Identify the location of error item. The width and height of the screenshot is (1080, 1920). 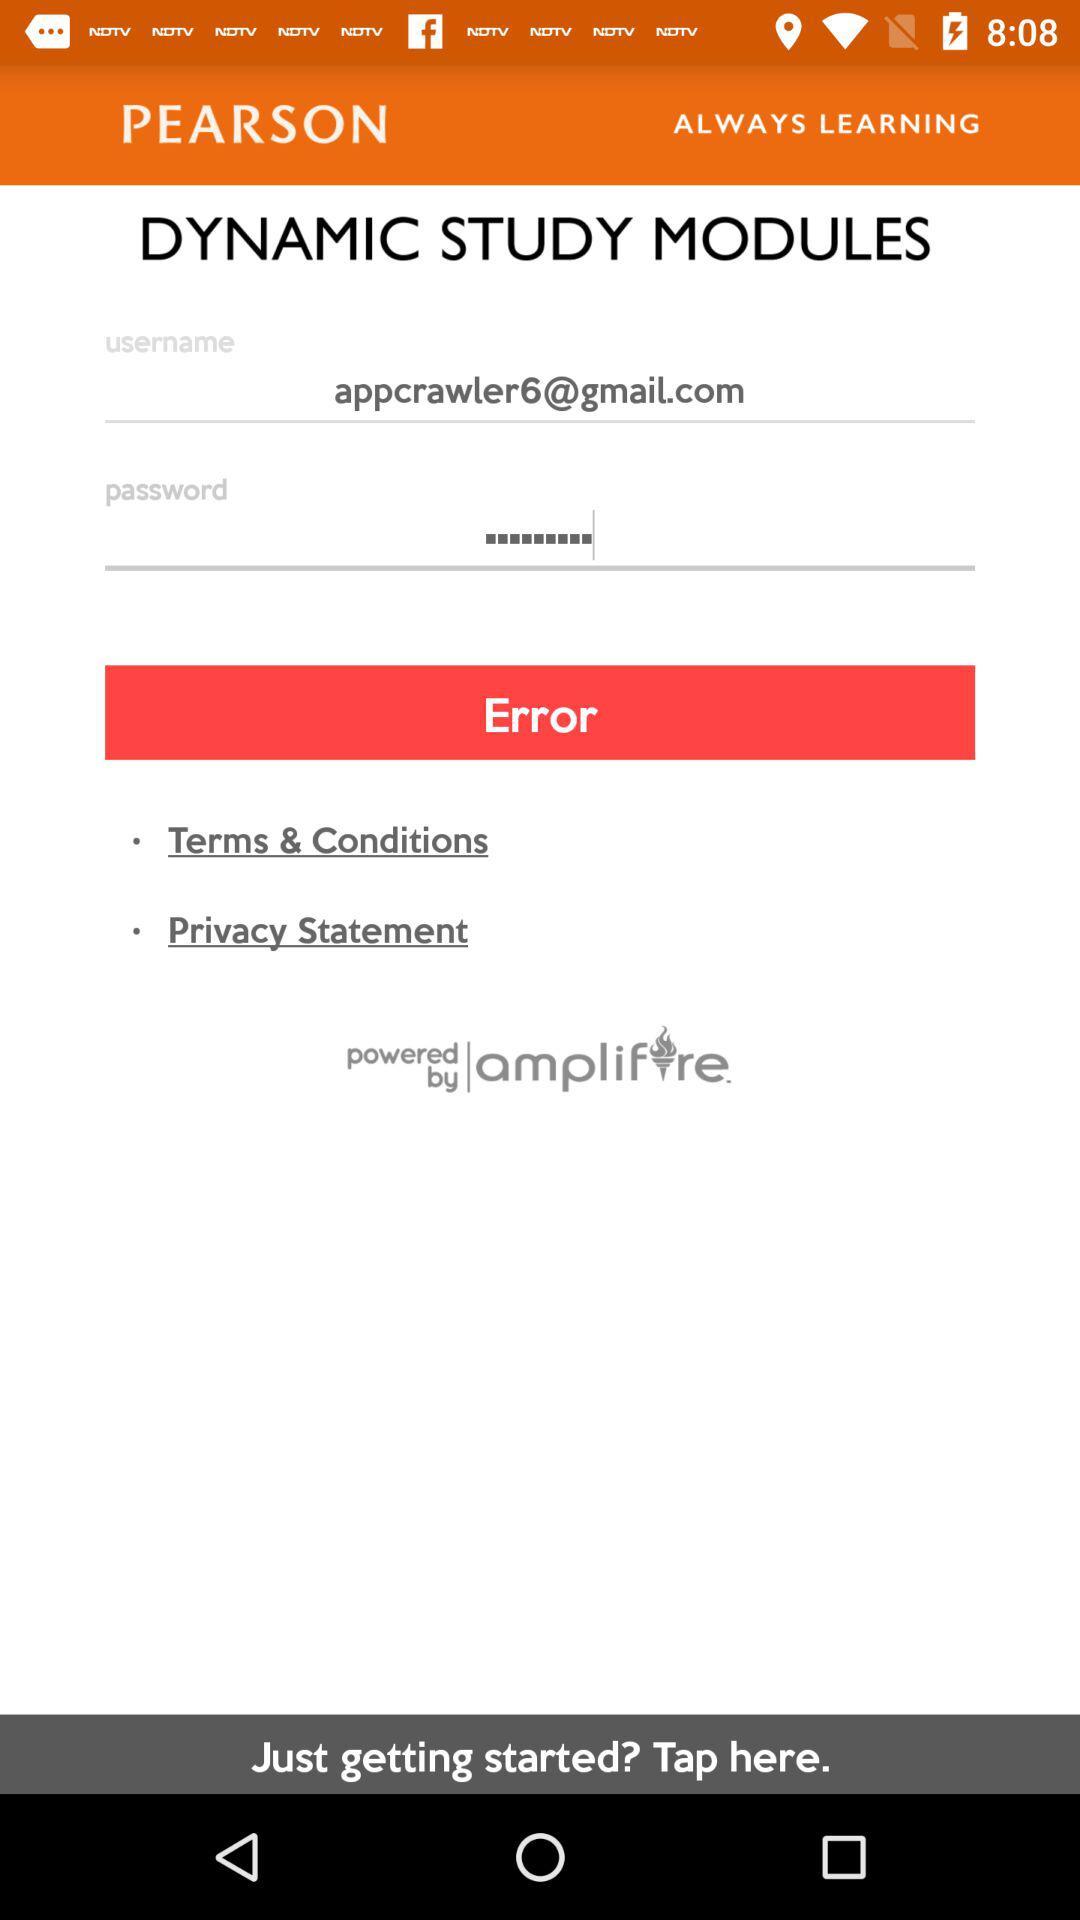
(540, 712).